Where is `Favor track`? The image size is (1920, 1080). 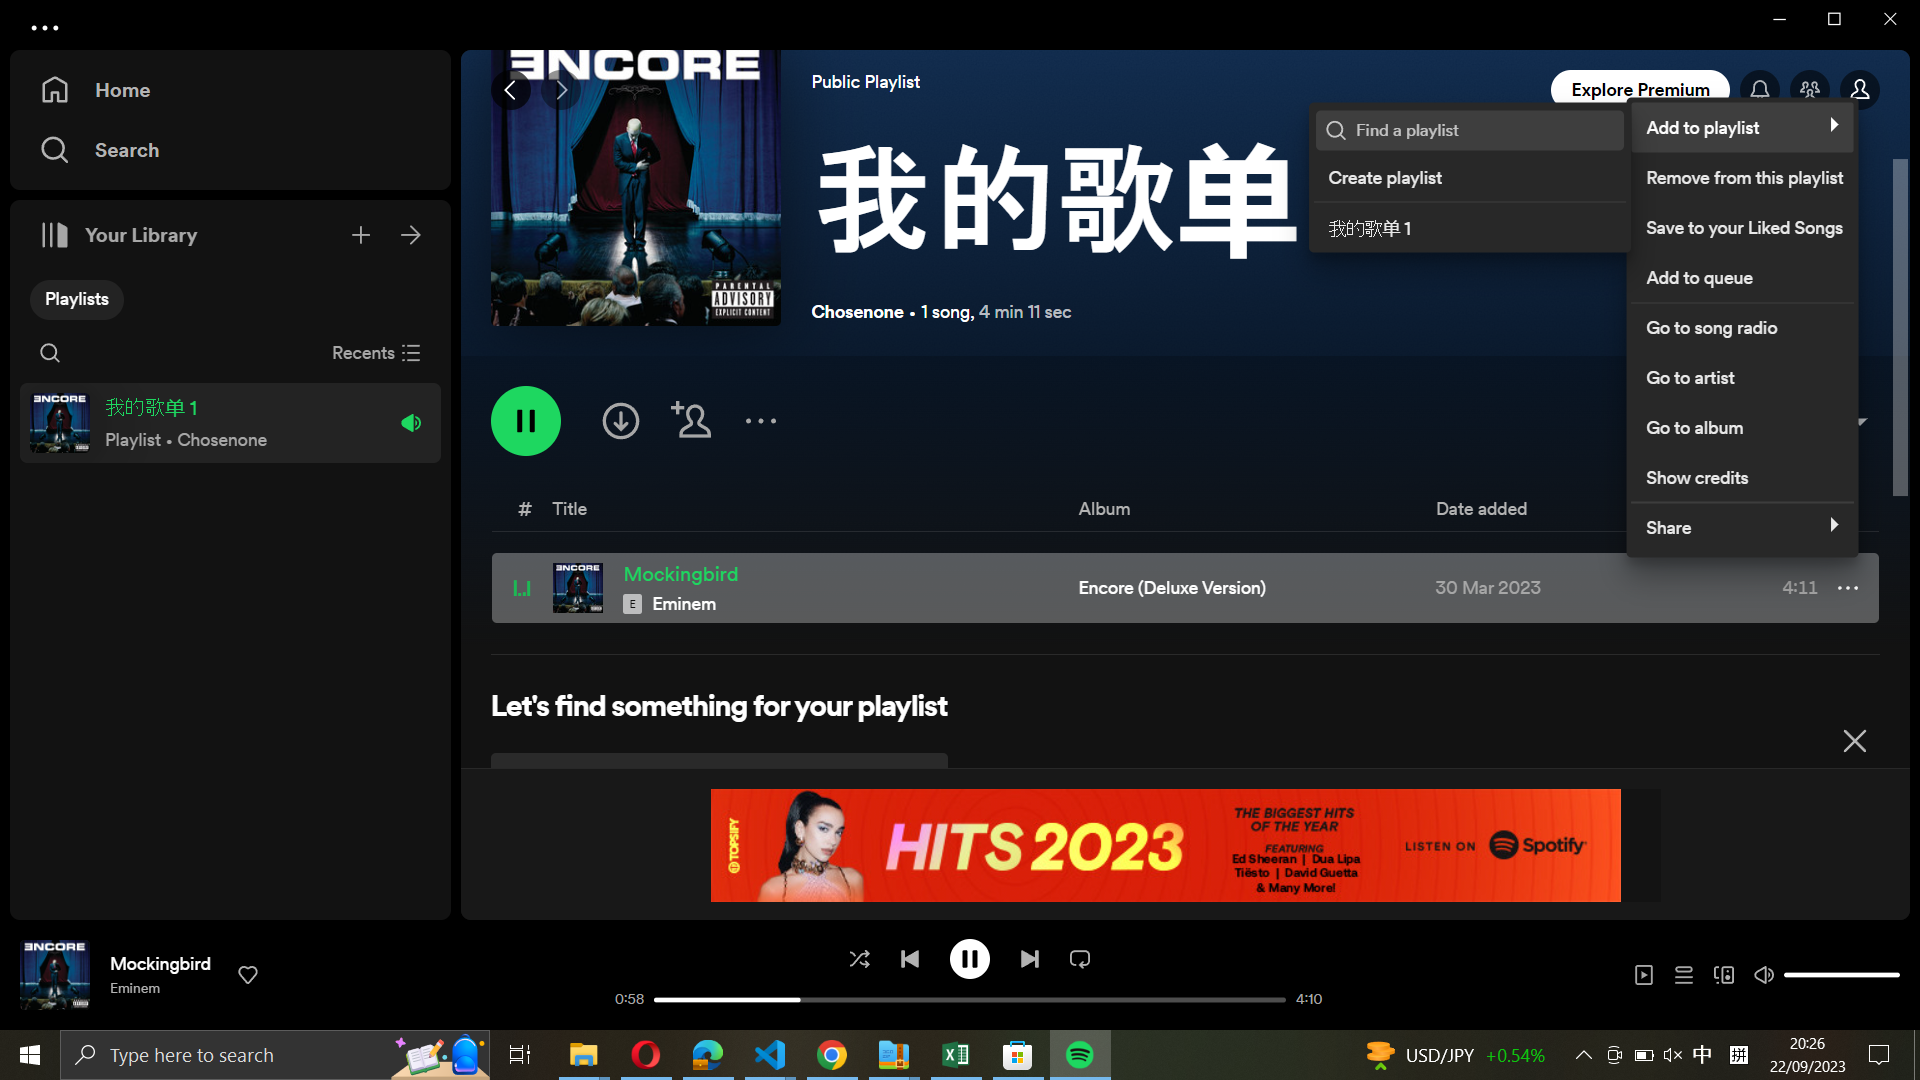
Favor track is located at coordinates (248, 973).